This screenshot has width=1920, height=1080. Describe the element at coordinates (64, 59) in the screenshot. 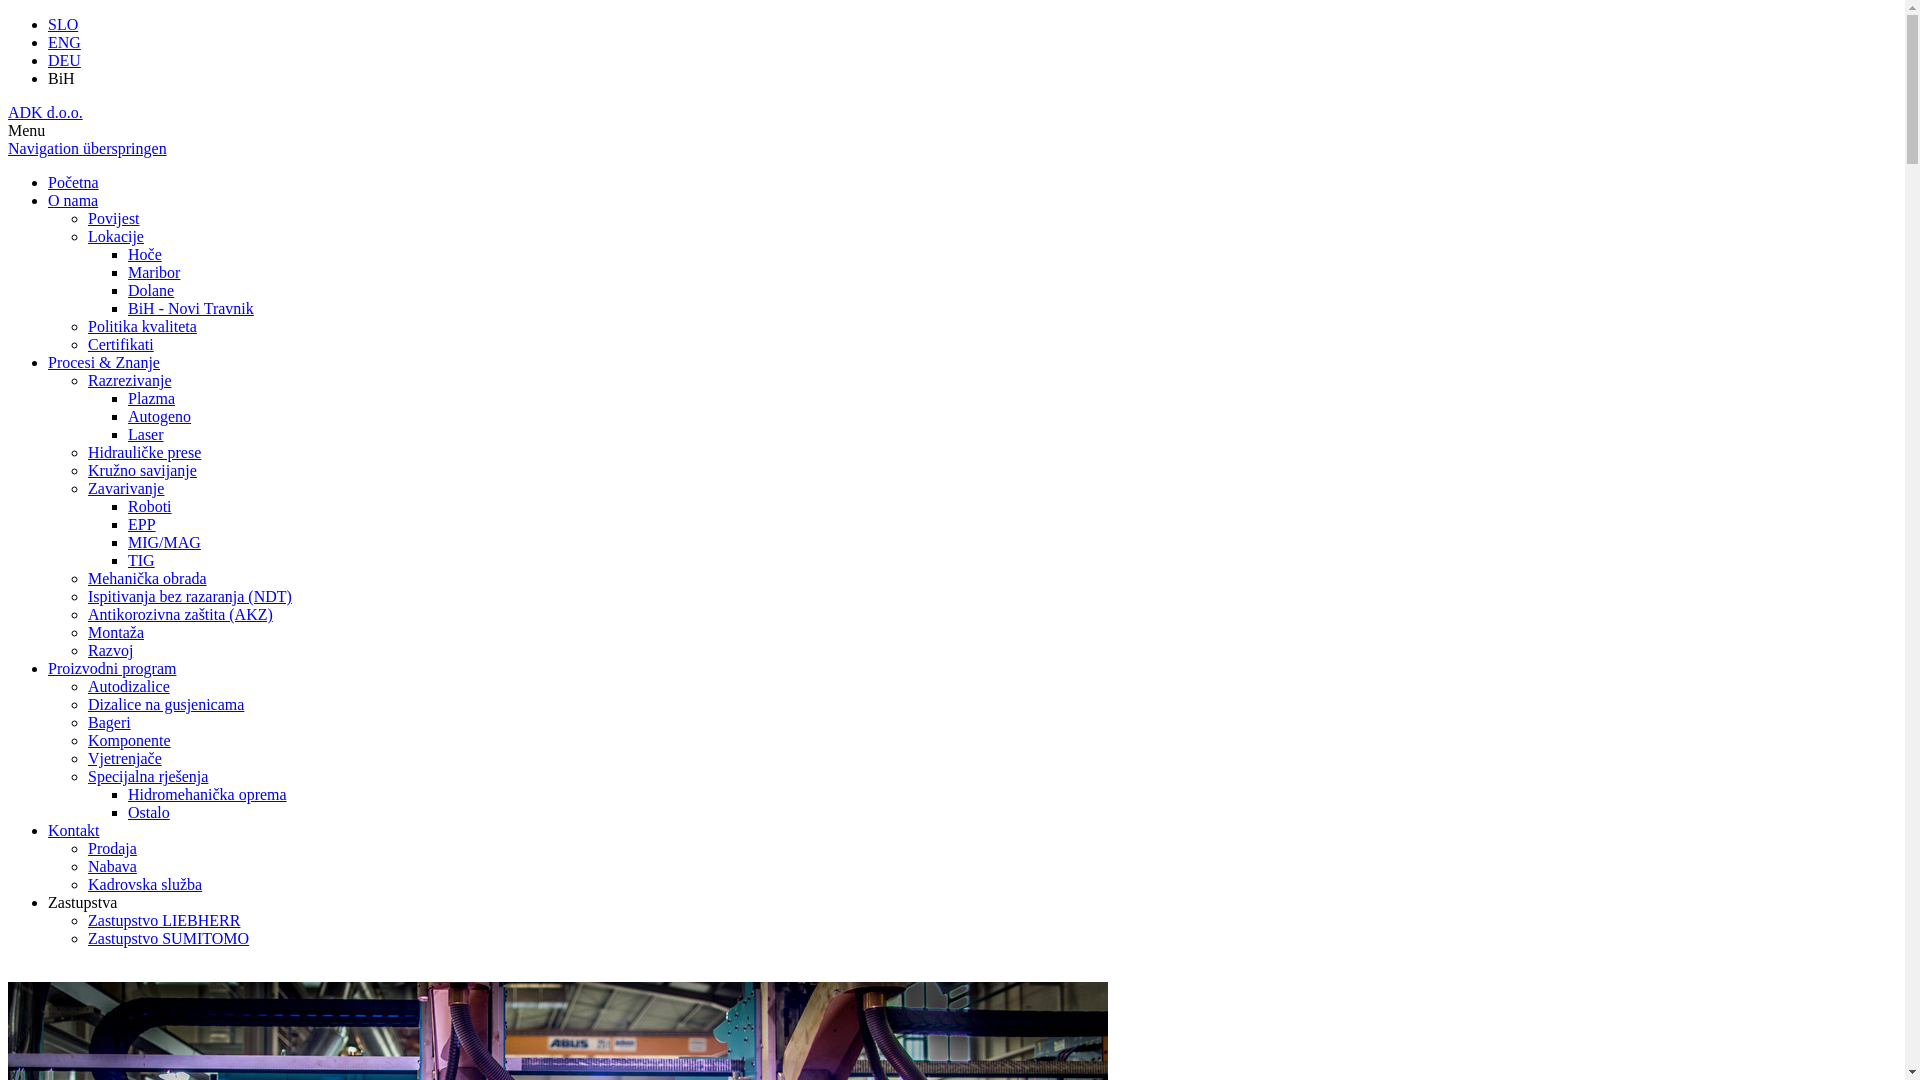

I see `'DEU'` at that location.